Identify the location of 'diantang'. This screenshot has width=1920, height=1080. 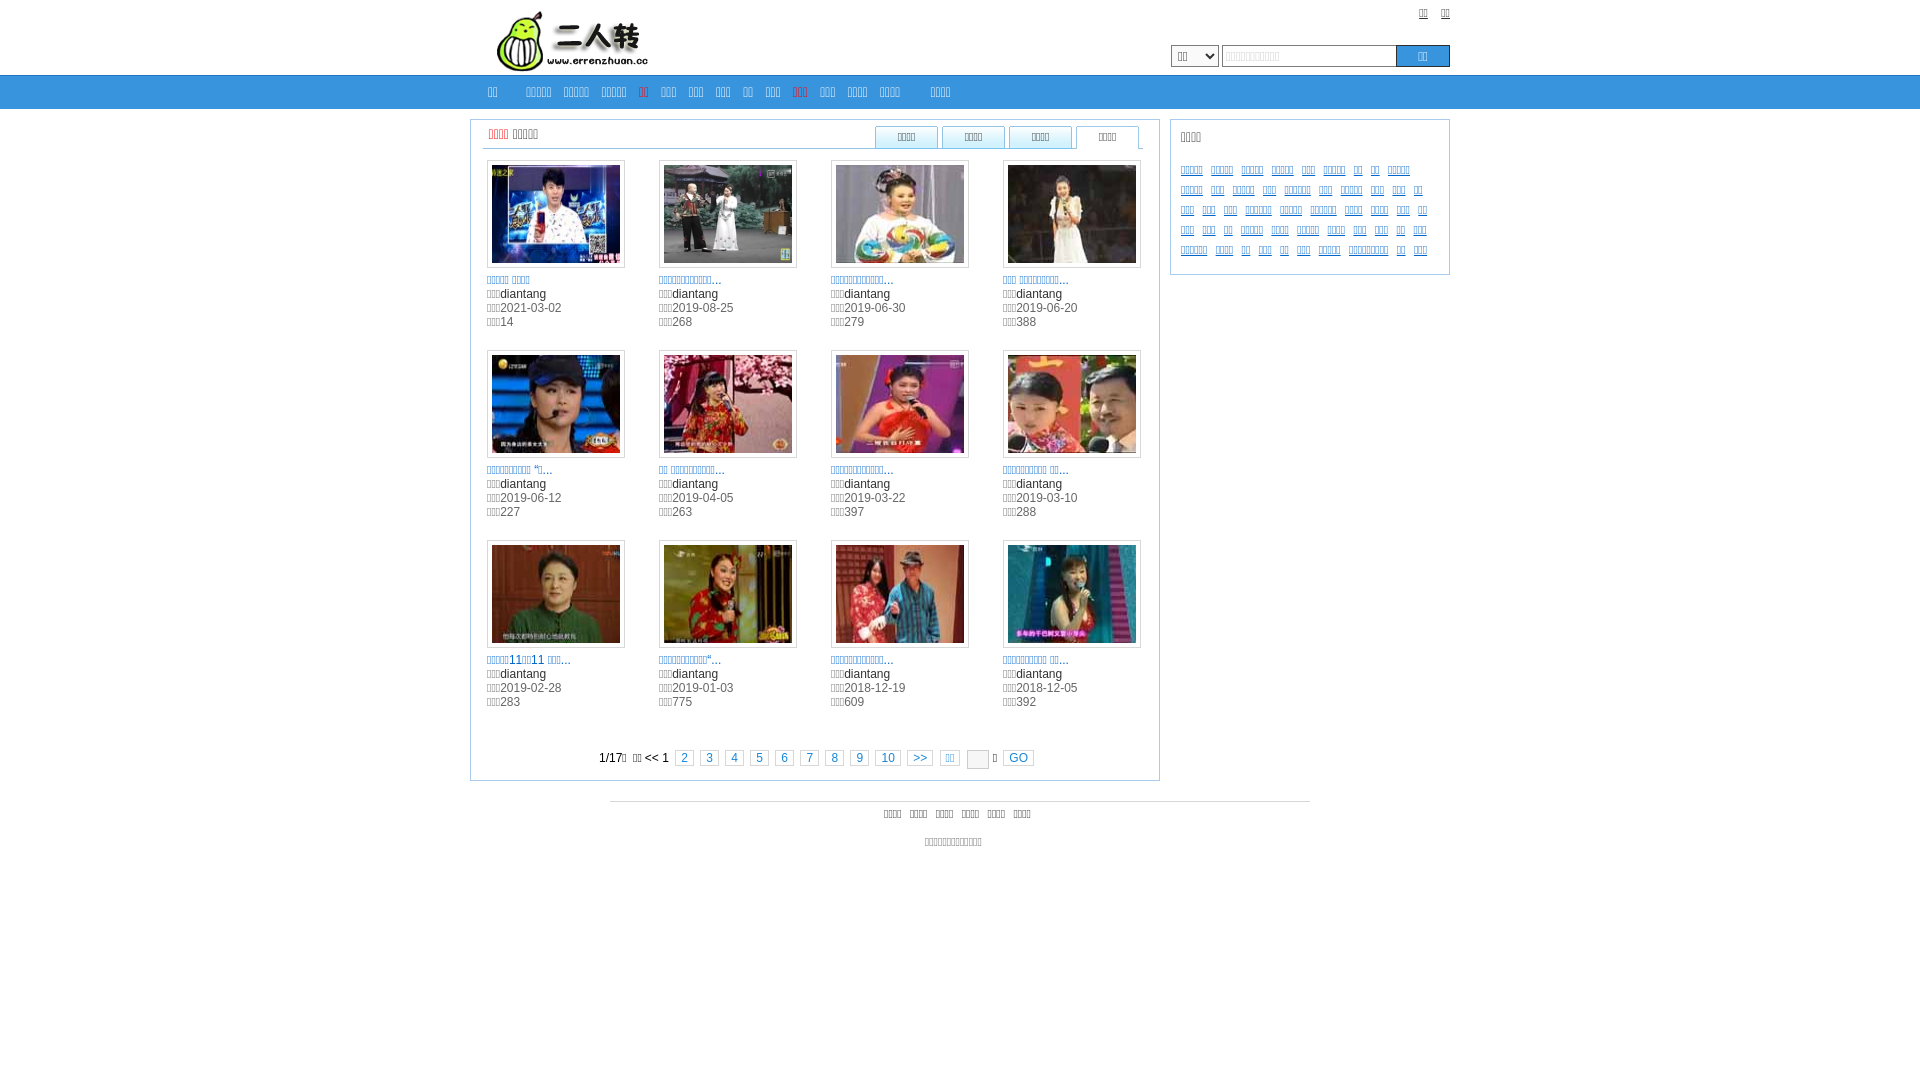
(499, 293).